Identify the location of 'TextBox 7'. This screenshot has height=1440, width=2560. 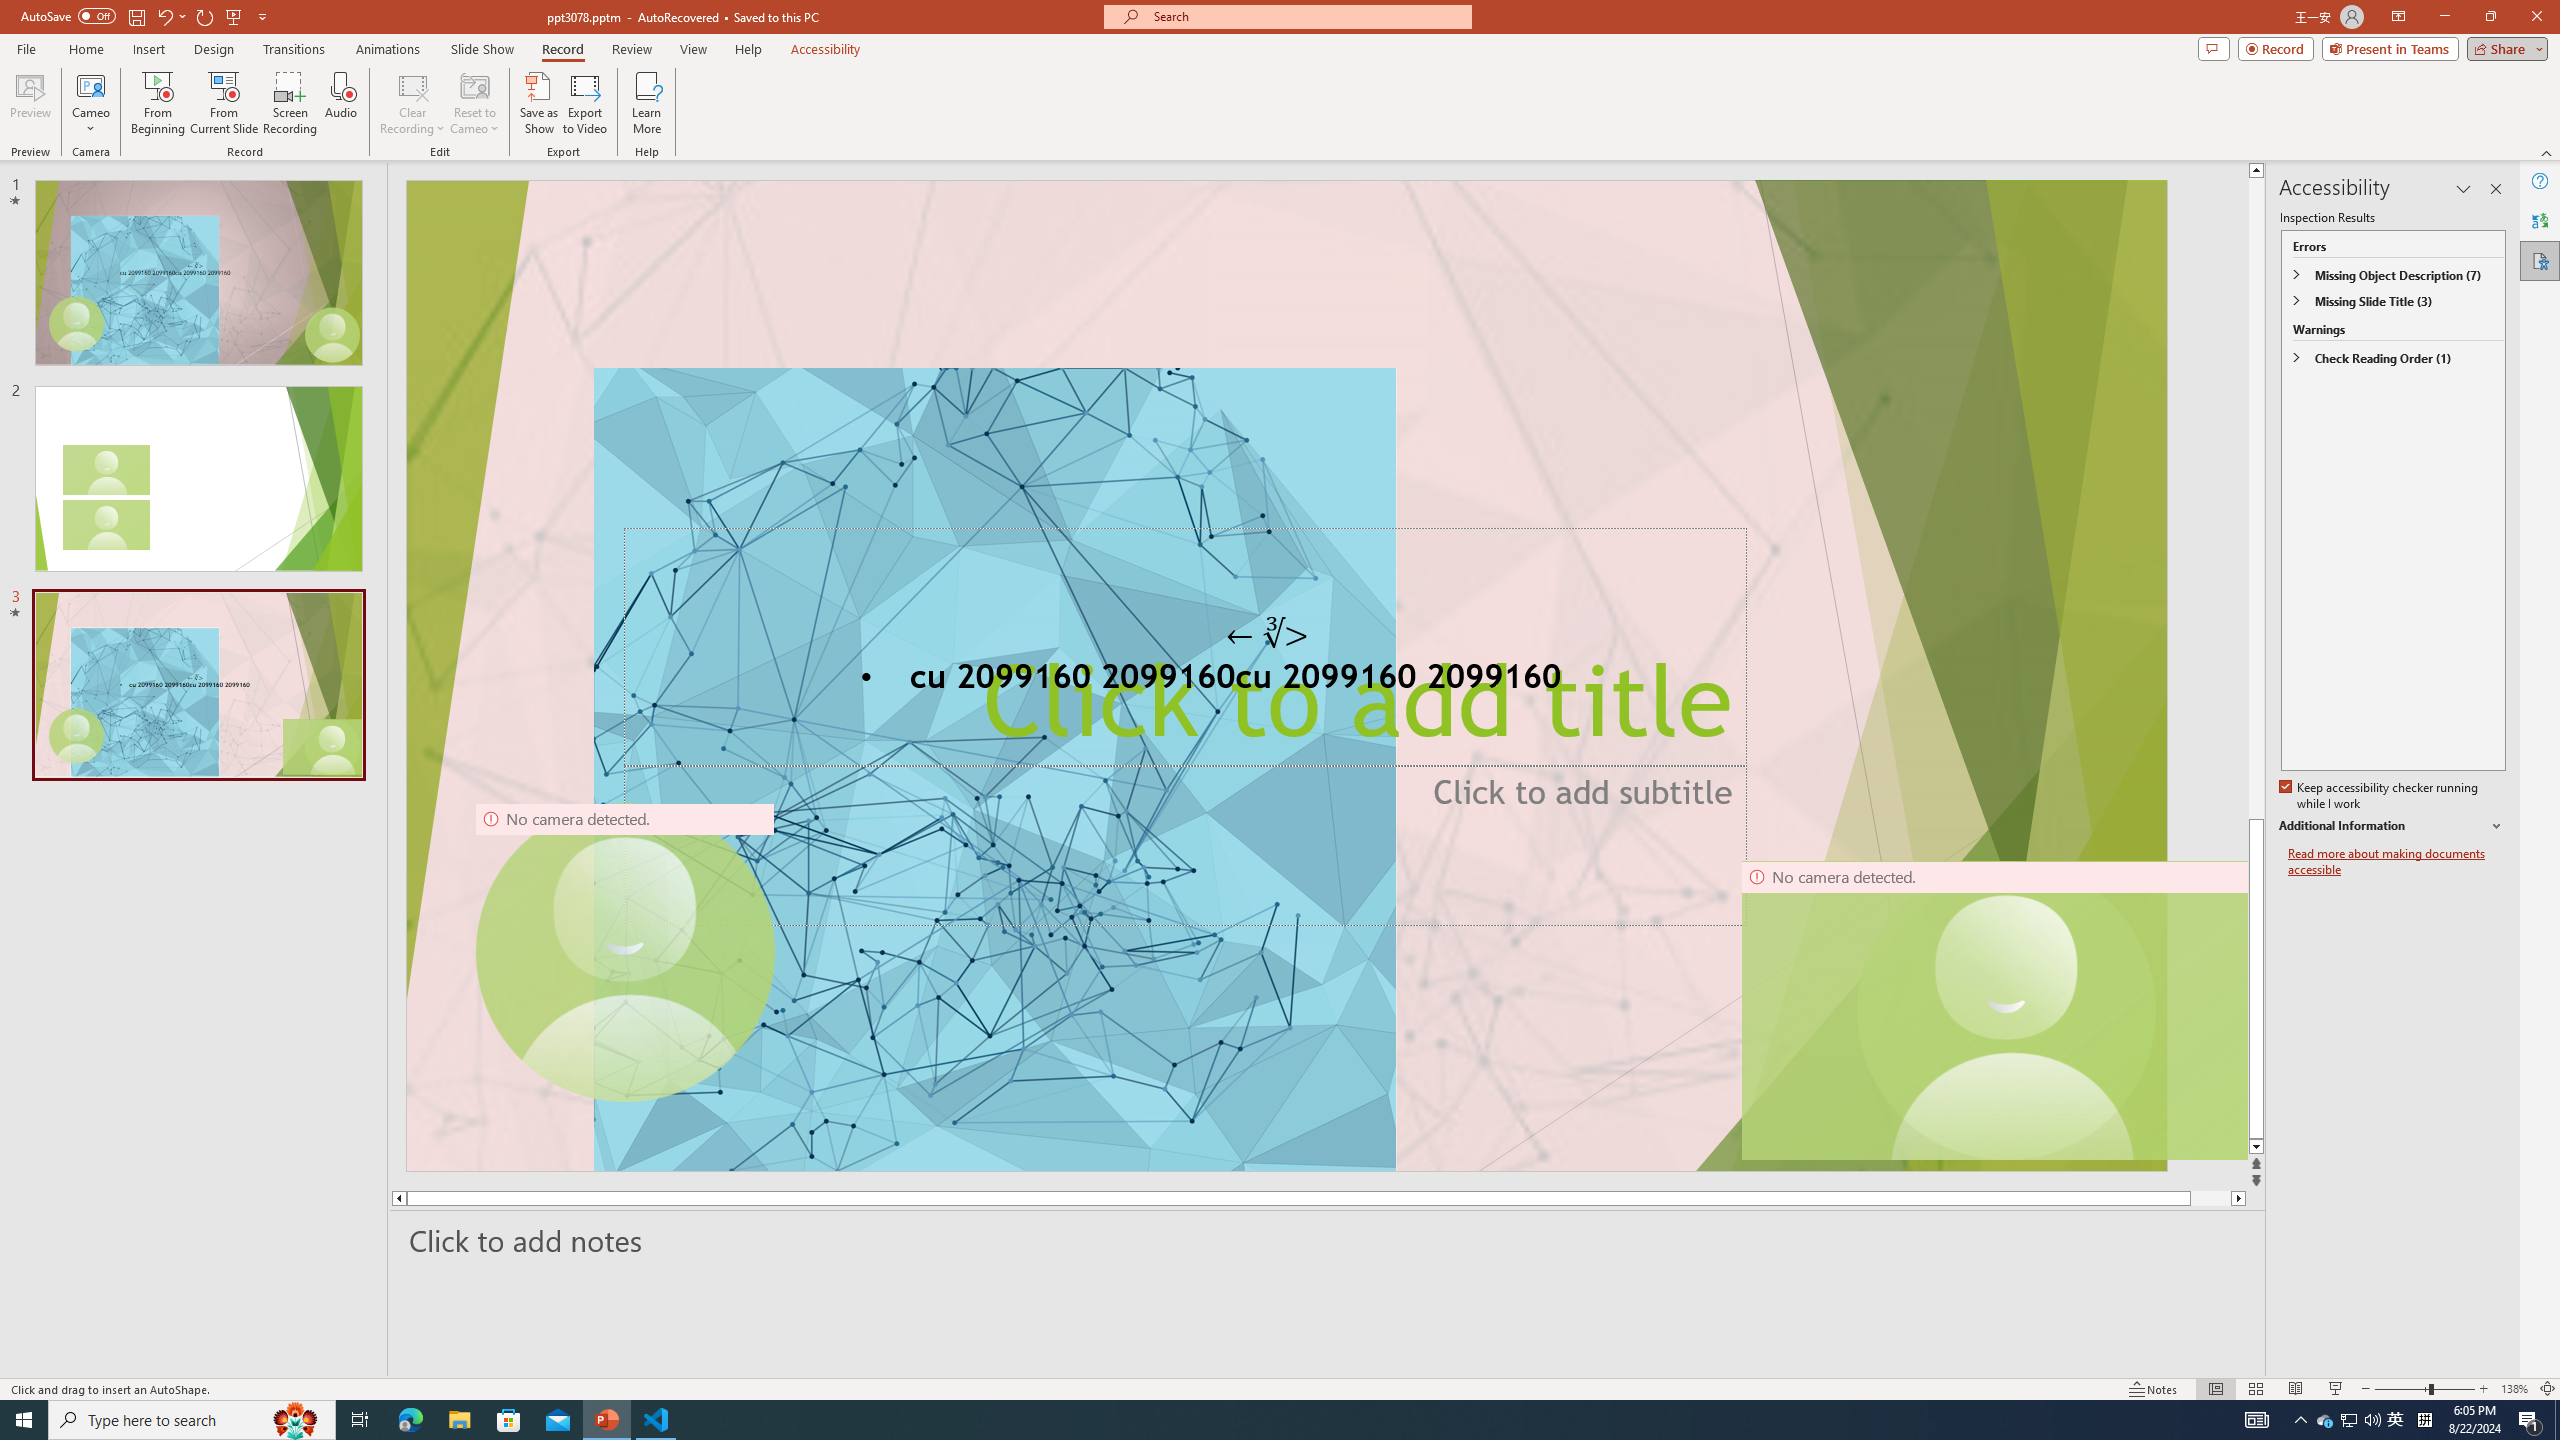
(1267, 633).